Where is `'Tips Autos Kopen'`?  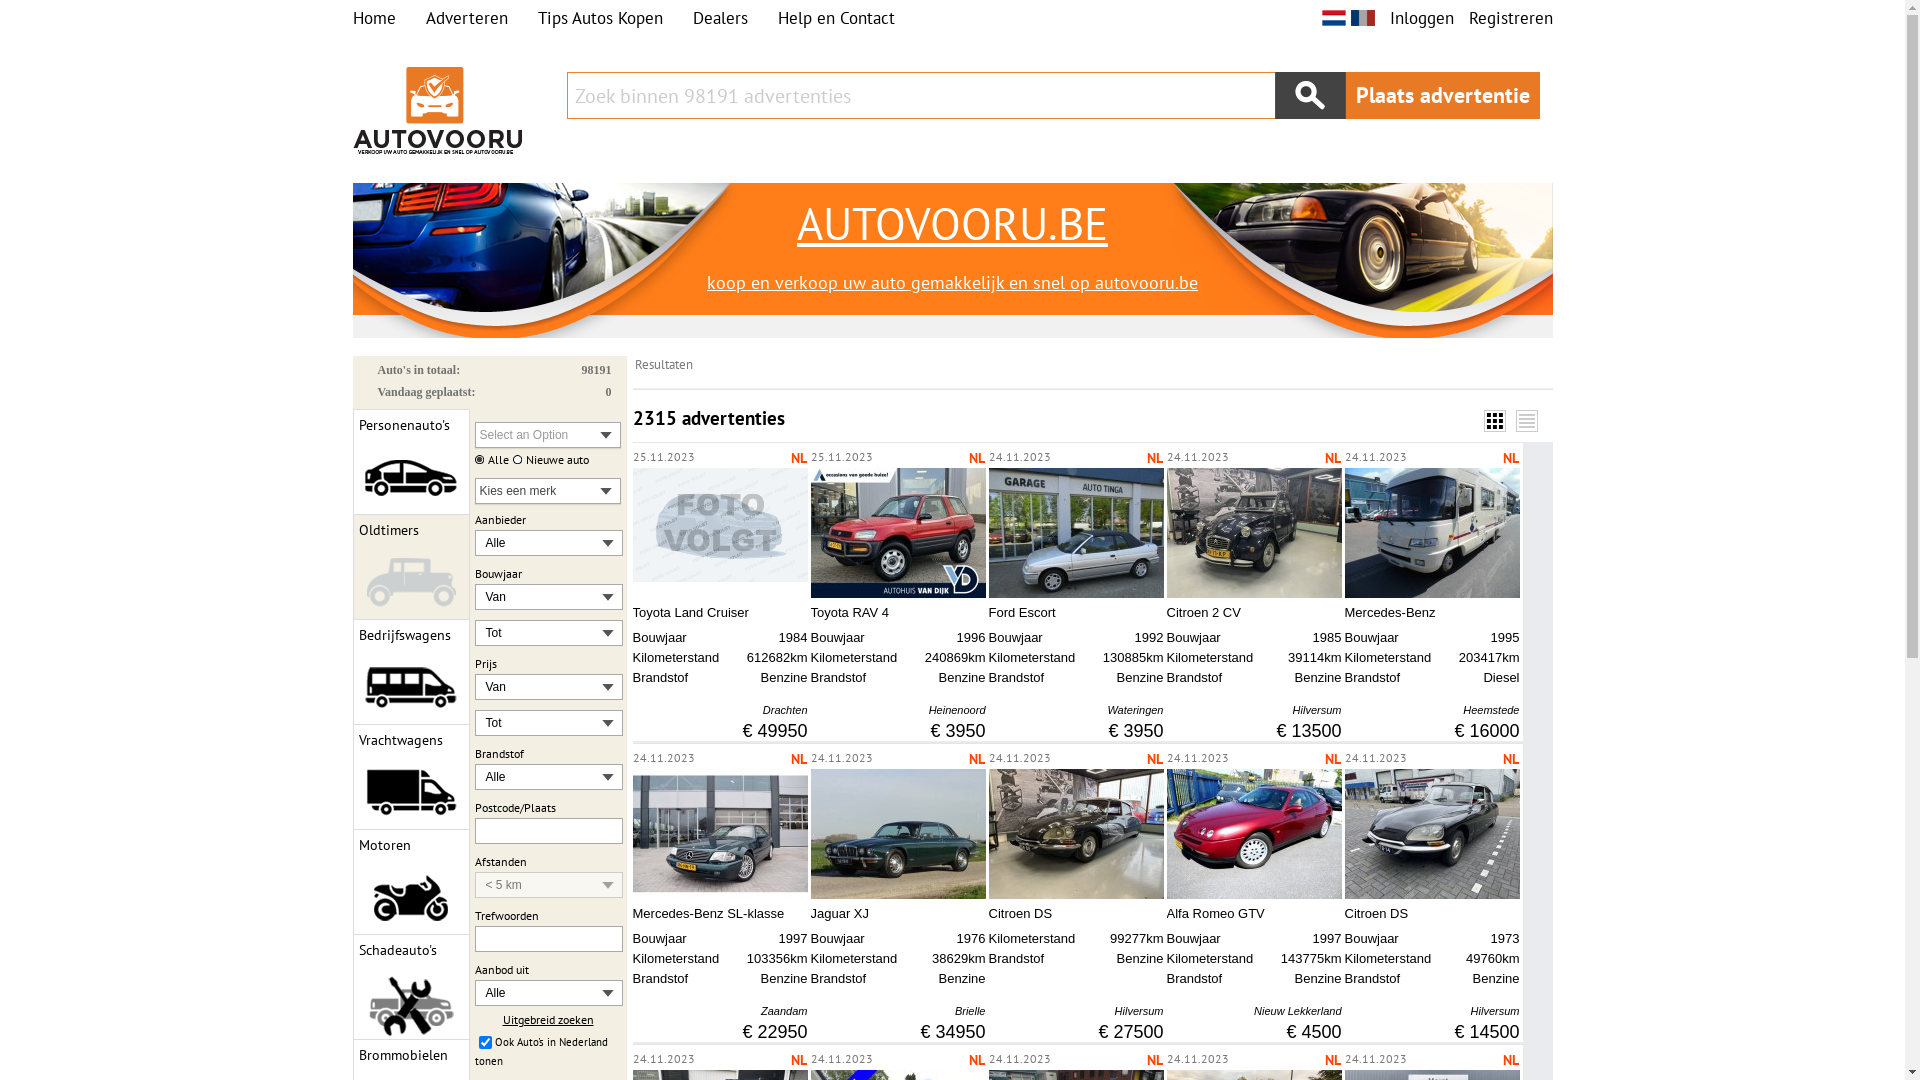
'Tips Autos Kopen' is located at coordinates (599, 18).